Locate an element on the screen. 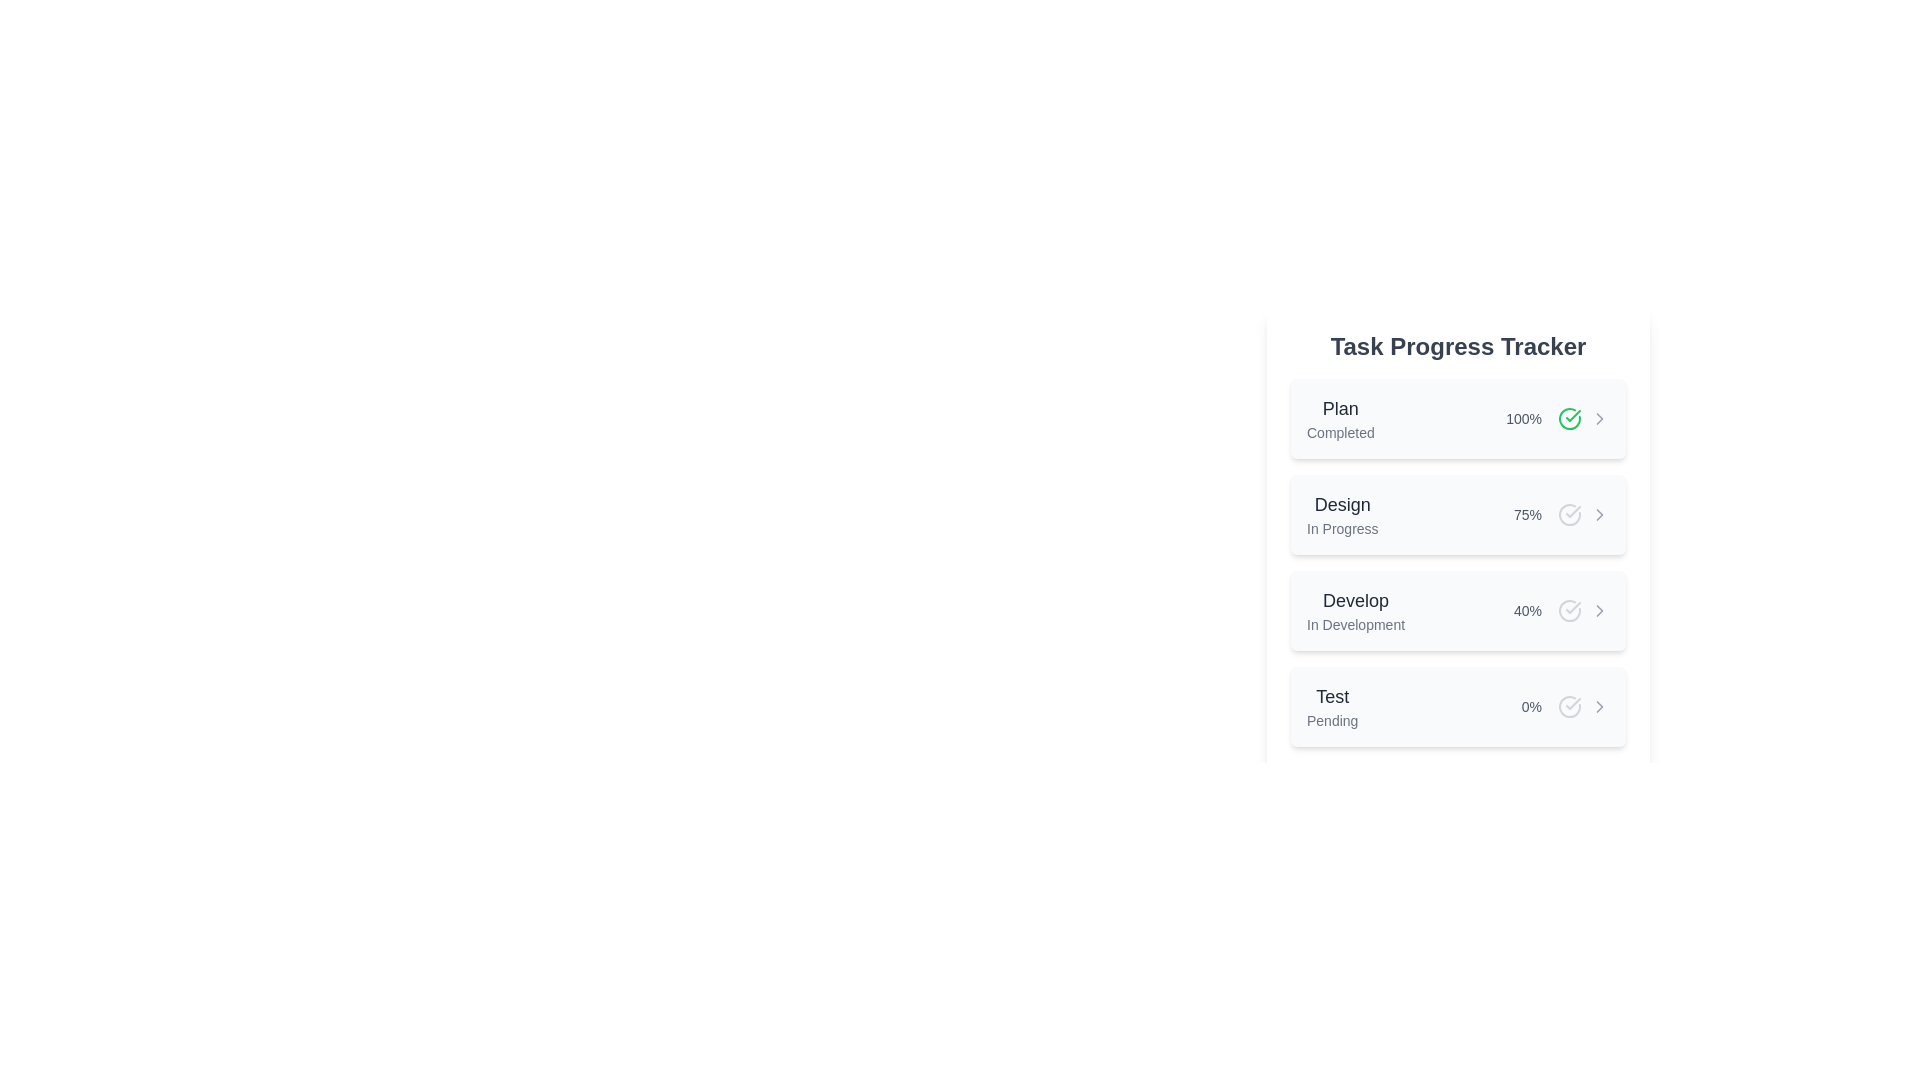  the percentage indicator label displaying '100%' in gray color, part of the 'Task Progress Tracker' module, located next to 'Plan Completed' is located at coordinates (1557, 418).